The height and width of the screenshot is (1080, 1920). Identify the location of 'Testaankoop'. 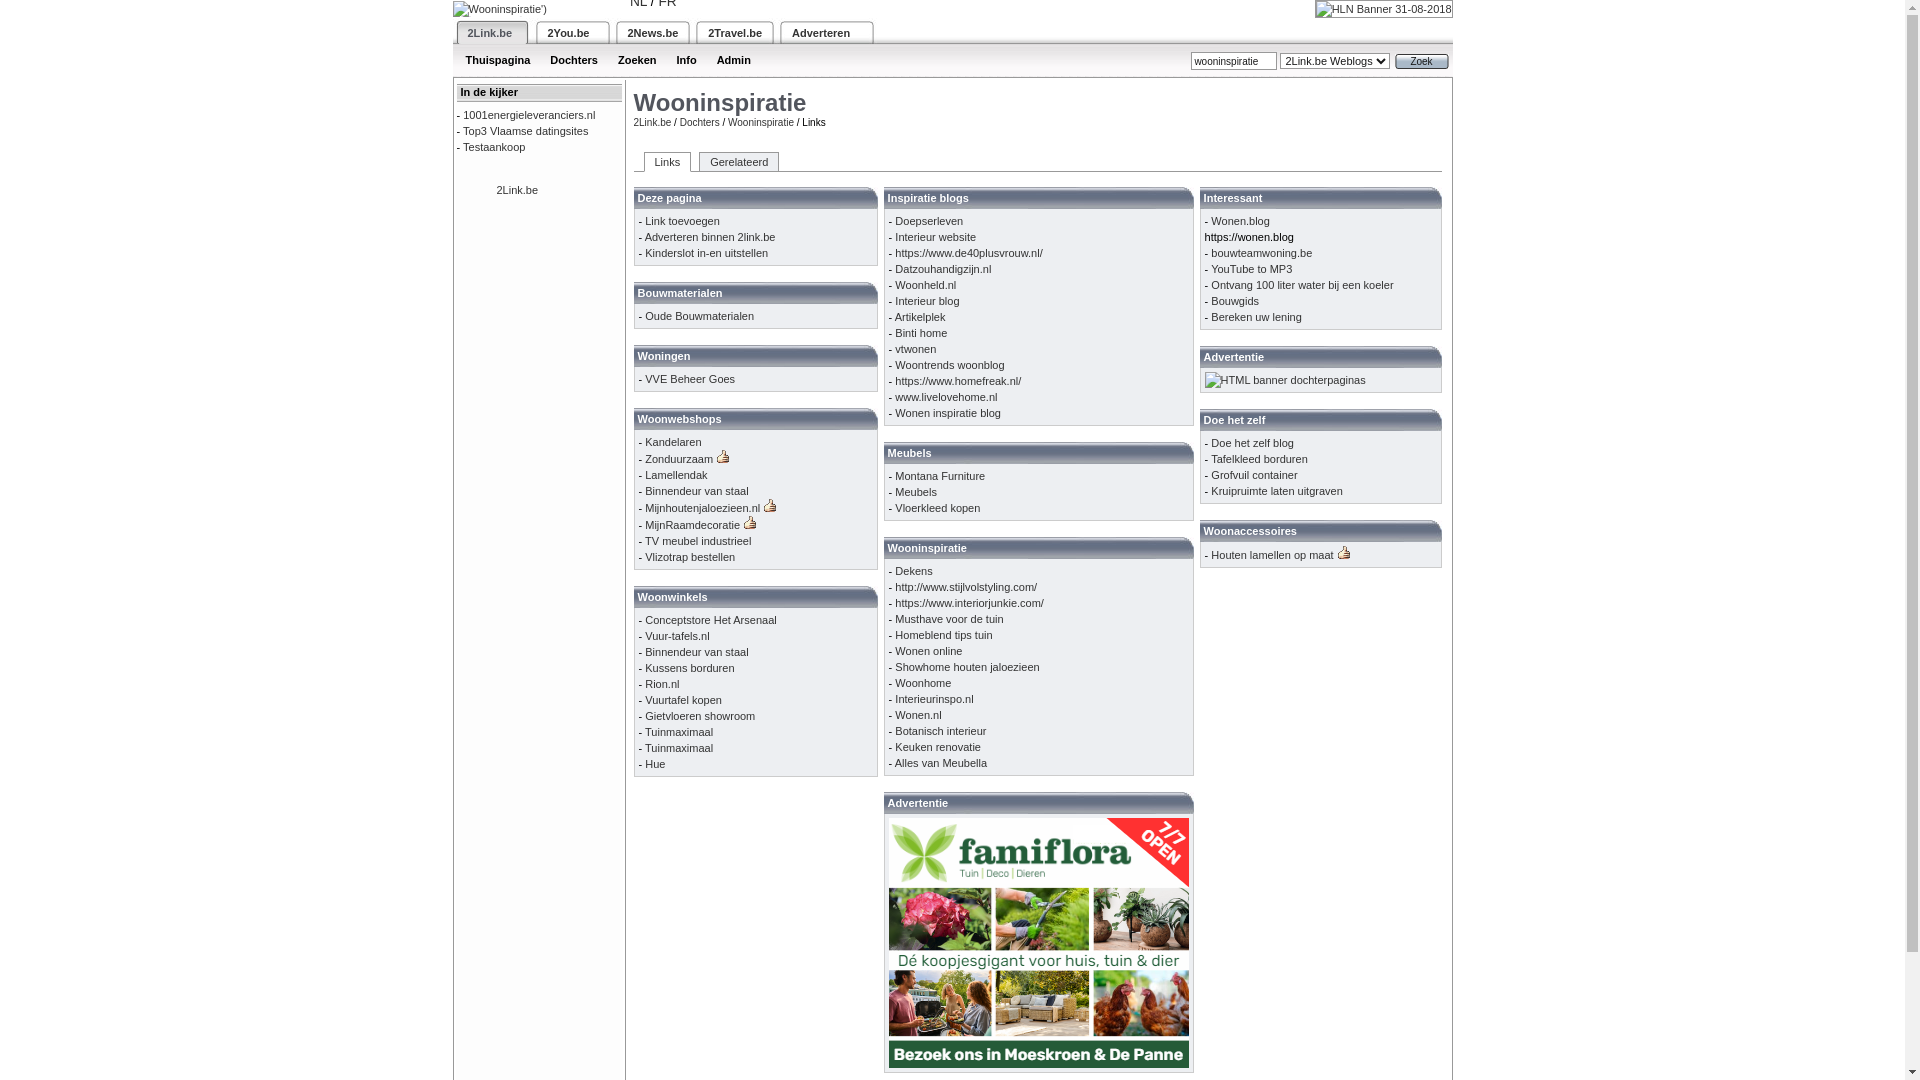
(494, 145).